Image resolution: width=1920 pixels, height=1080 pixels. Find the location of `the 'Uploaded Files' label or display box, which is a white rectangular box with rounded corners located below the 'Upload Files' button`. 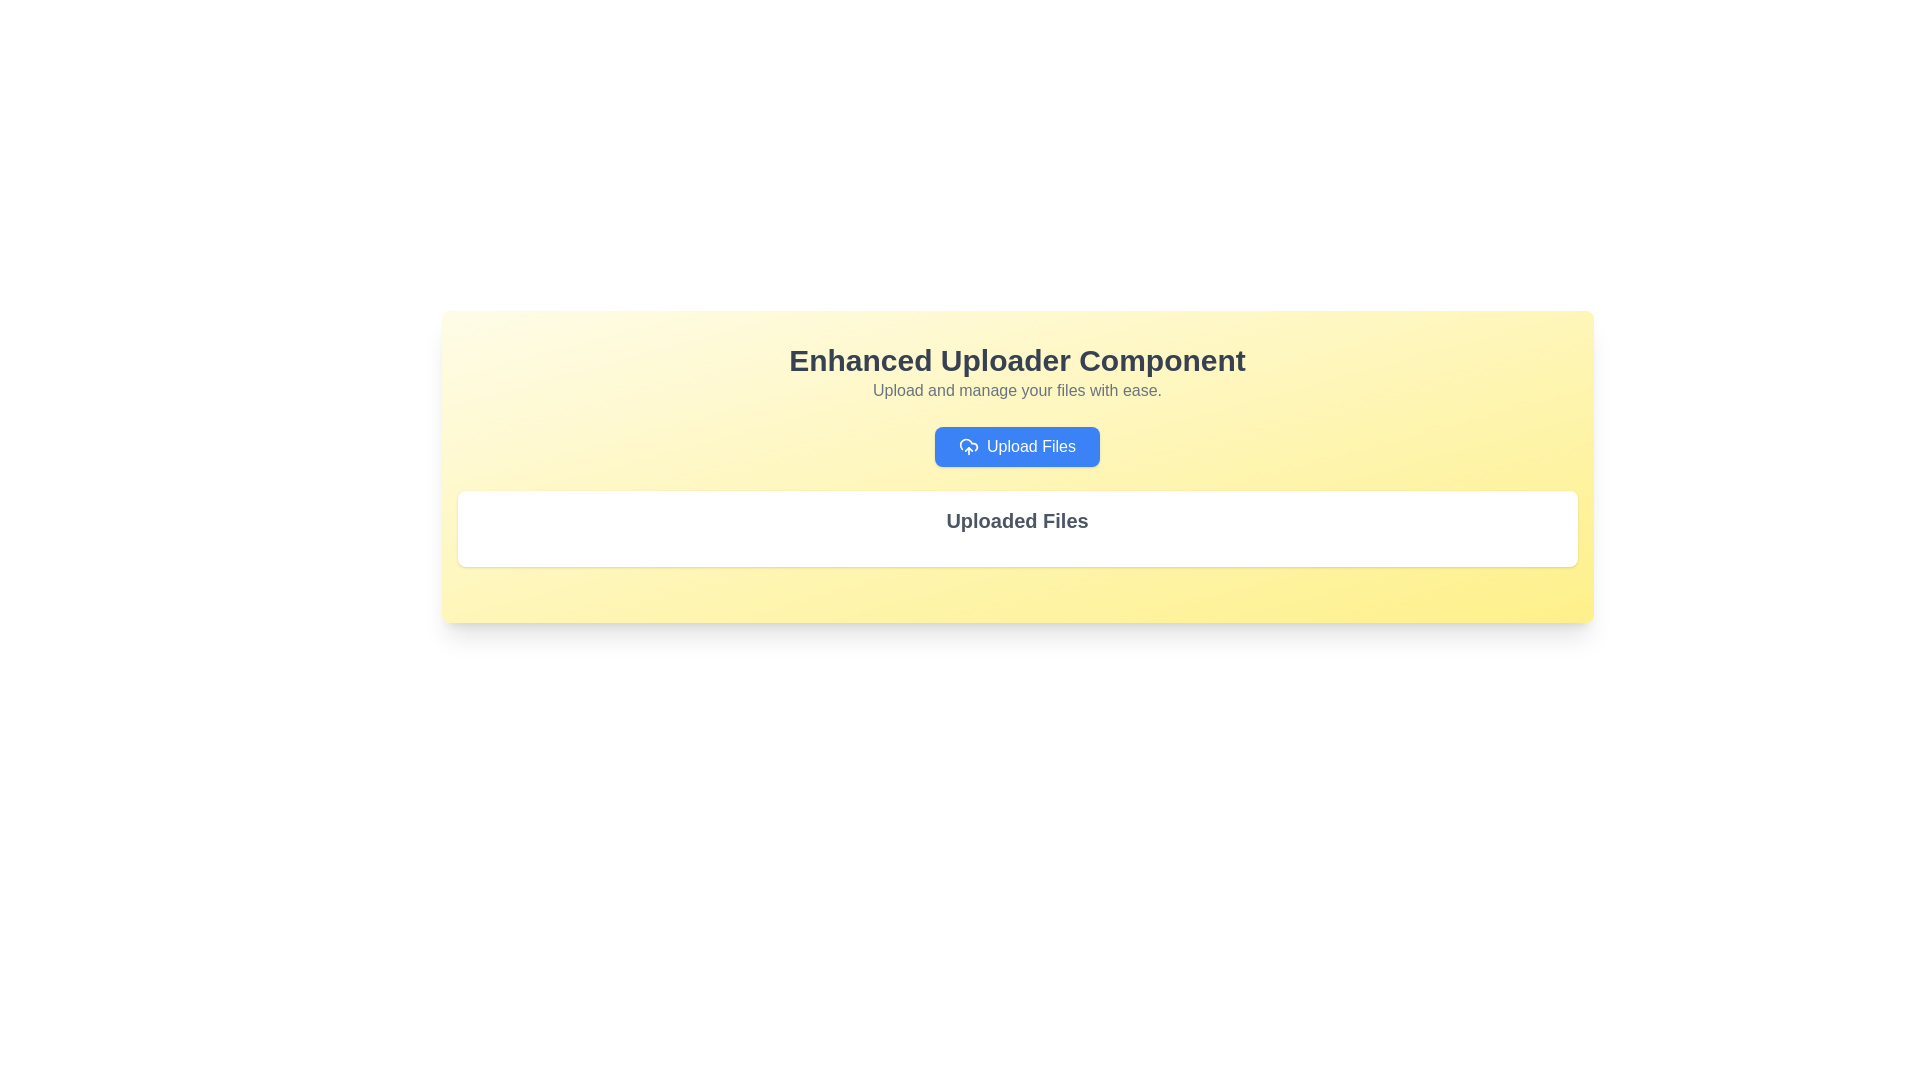

the 'Uploaded Files' label or display box, which is a white rectangular box with rounded corners located below the 'Upload Files' button is located at coordinates (1017, 527).